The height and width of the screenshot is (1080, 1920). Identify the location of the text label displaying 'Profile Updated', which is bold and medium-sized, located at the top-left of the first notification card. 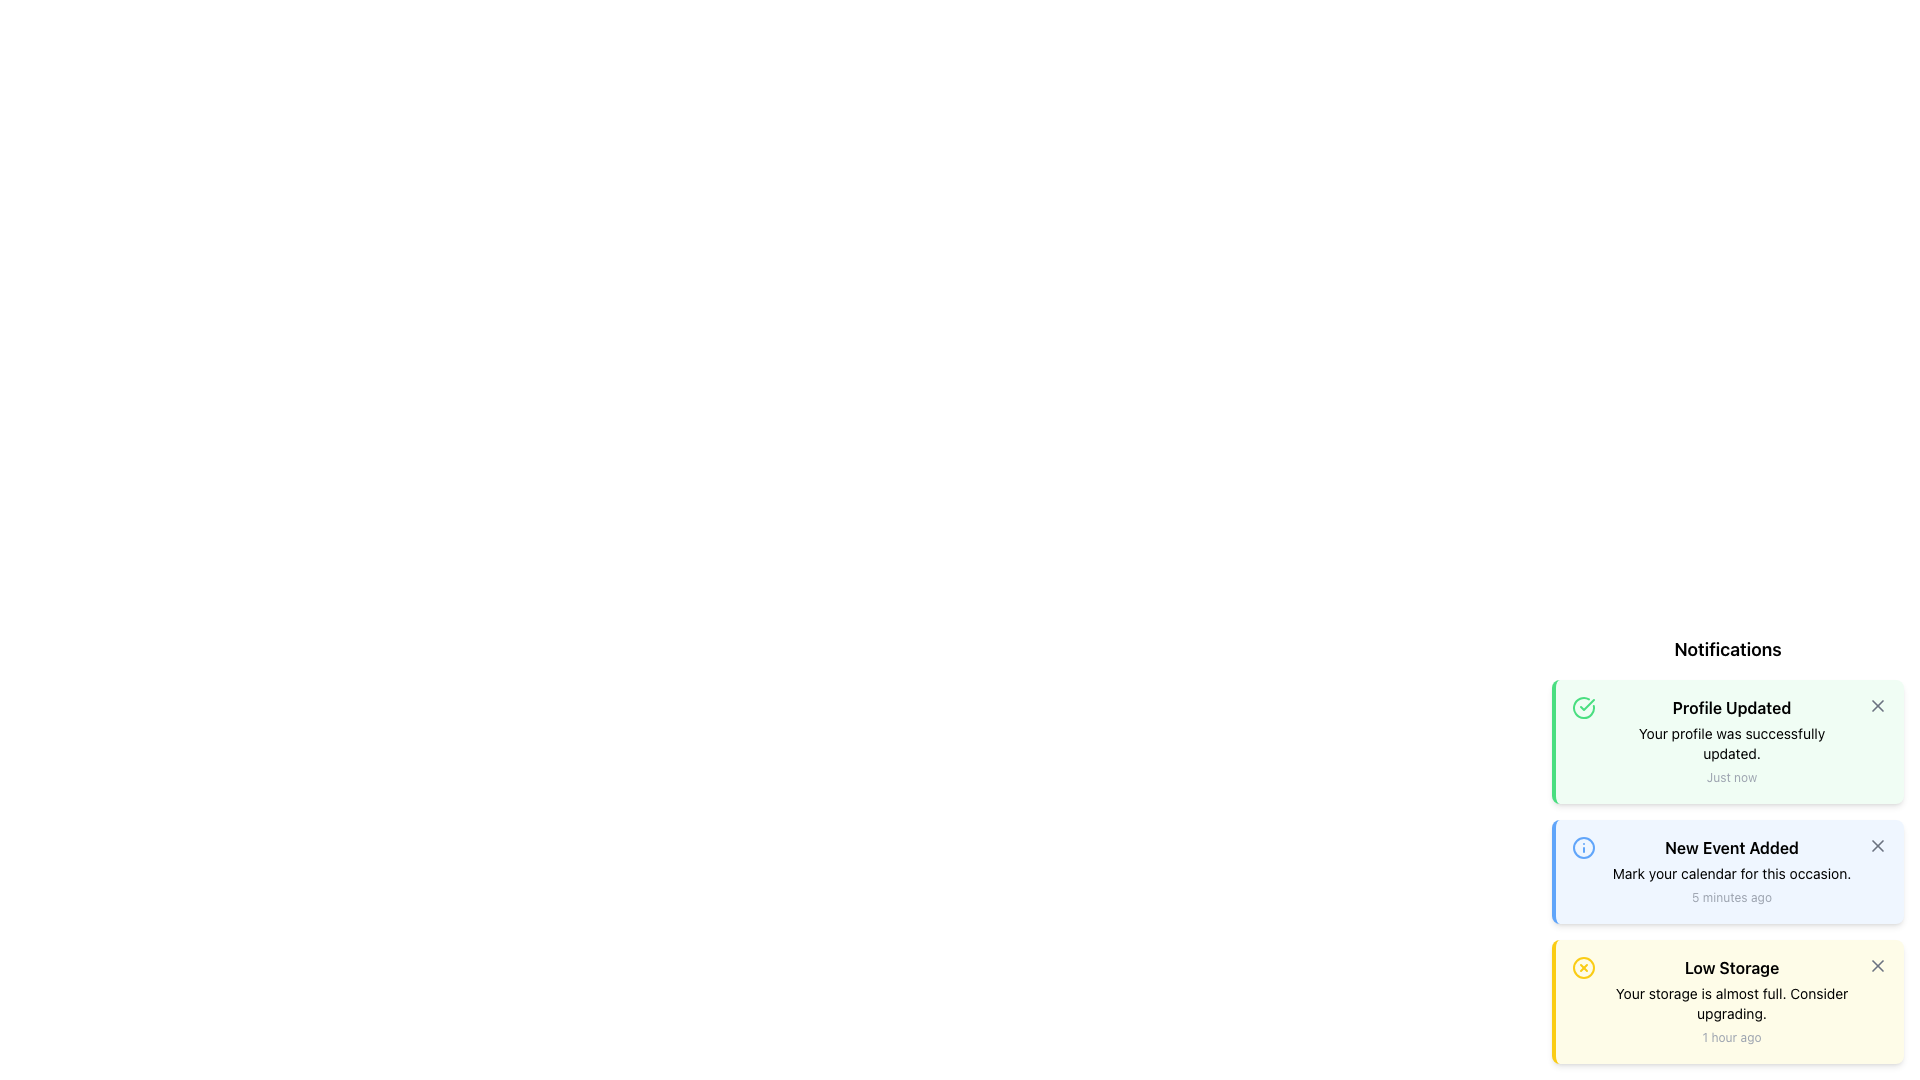
(1731, 707).